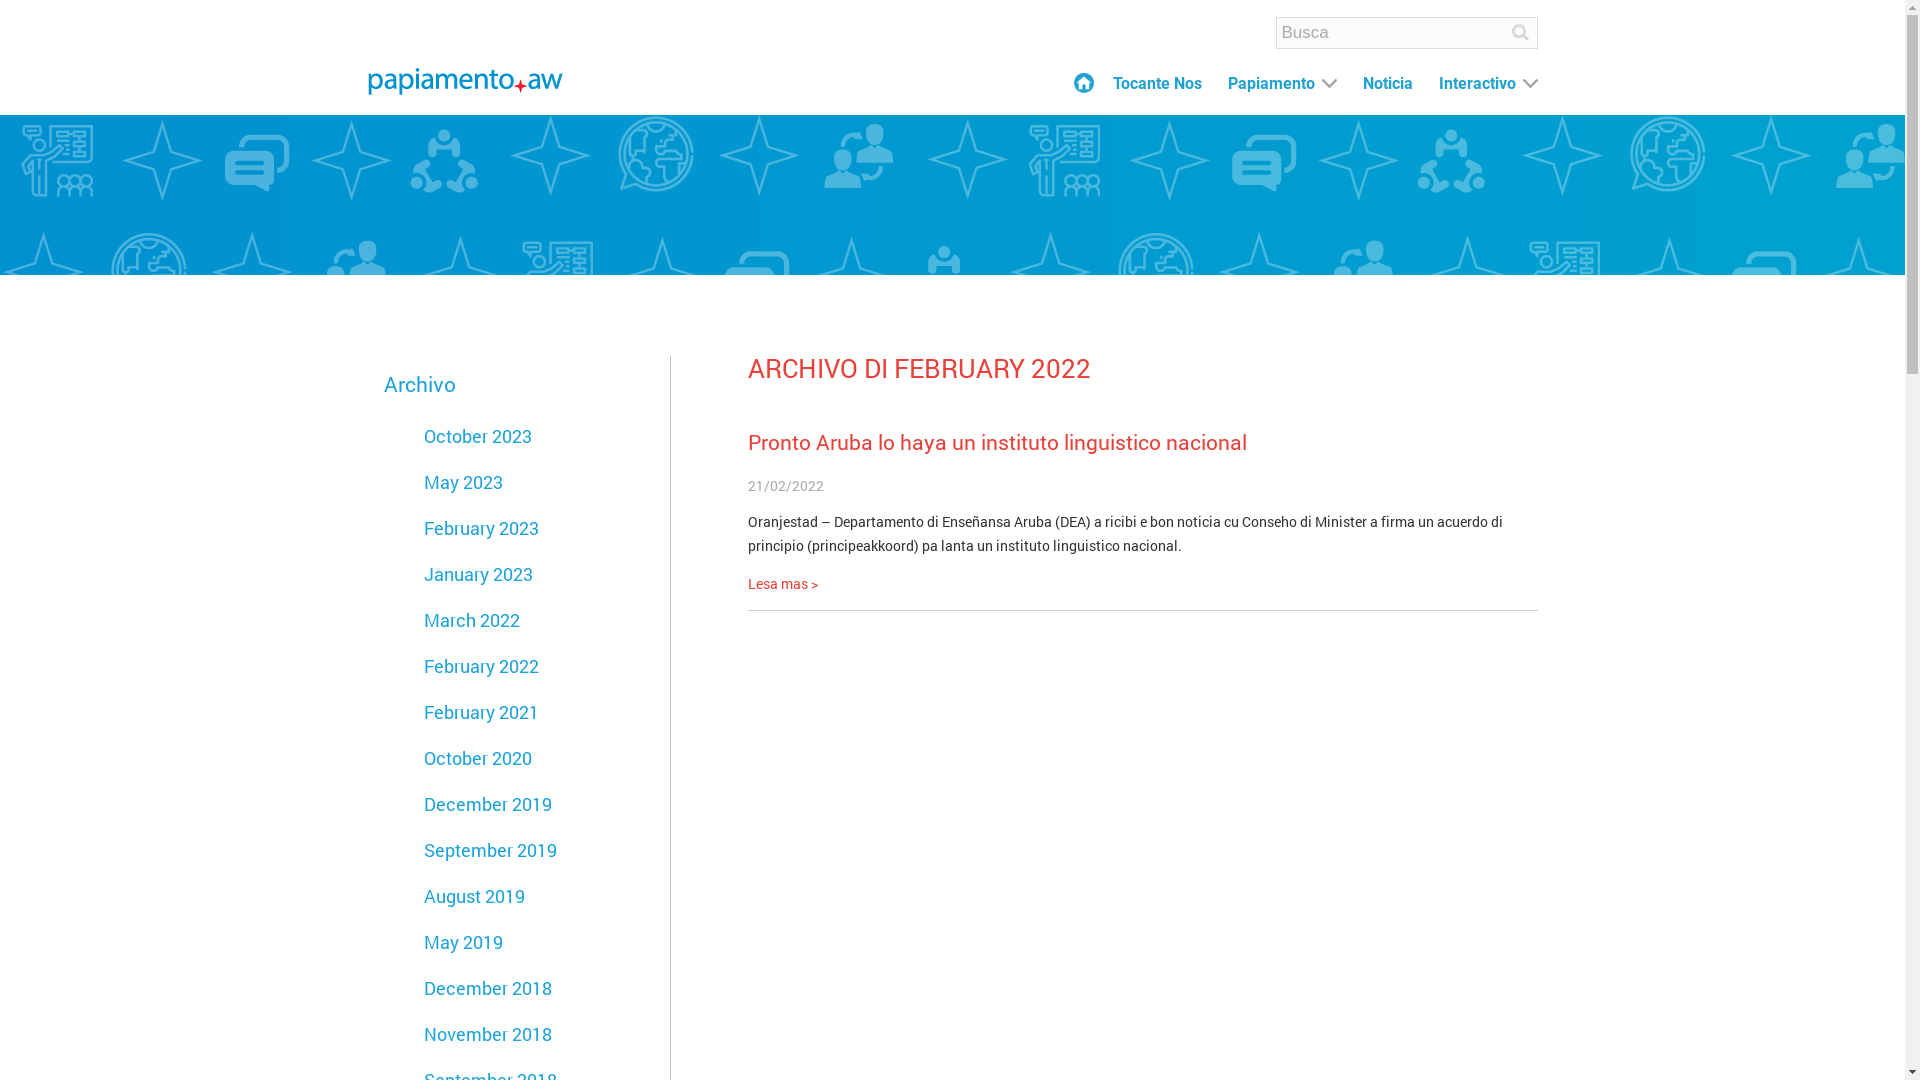  Describe the element at coordinates (422, 1033) in the screenshot. I see `'November 2018'` at that location.